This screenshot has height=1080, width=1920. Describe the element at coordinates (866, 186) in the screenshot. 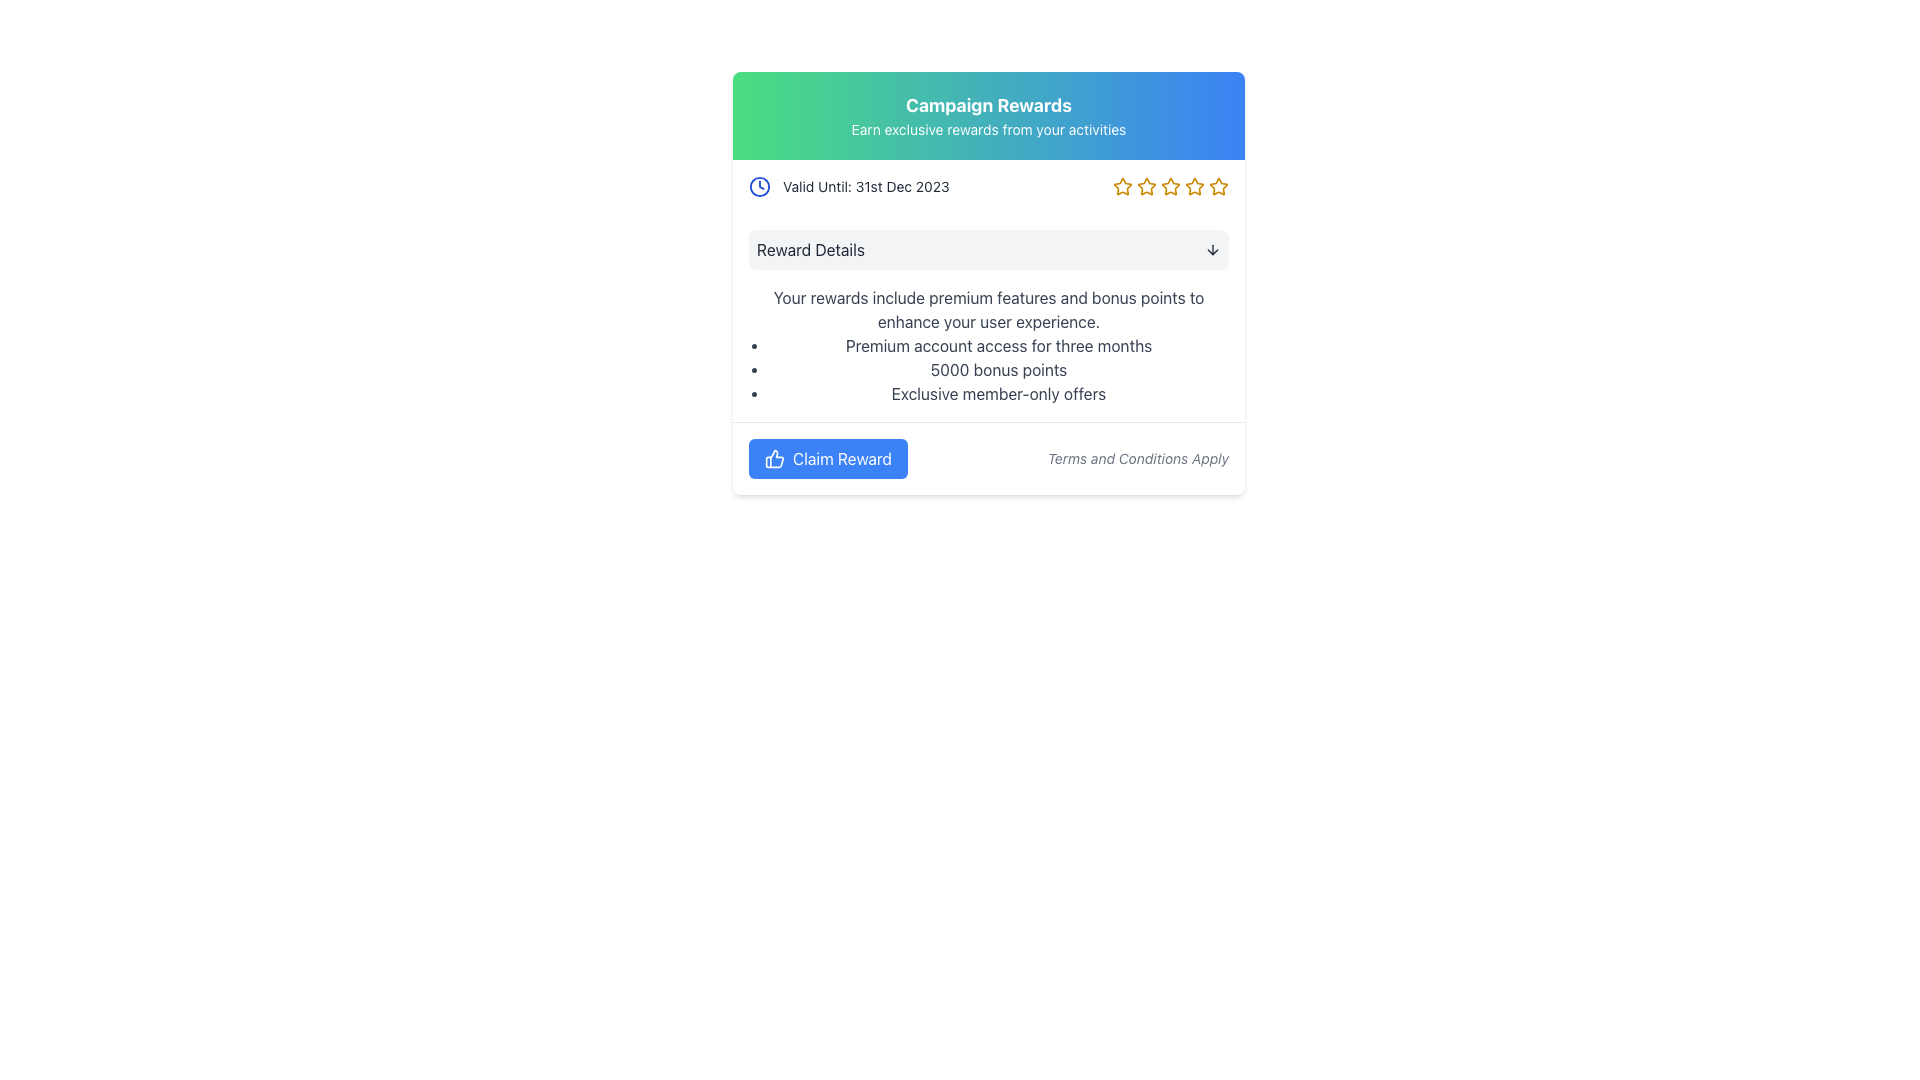

I see `the text label displaying 'Valid Until: 31st Dec 2023', which is part of the campaign rewards section and aligned horizontally with a clock icon` at that location.